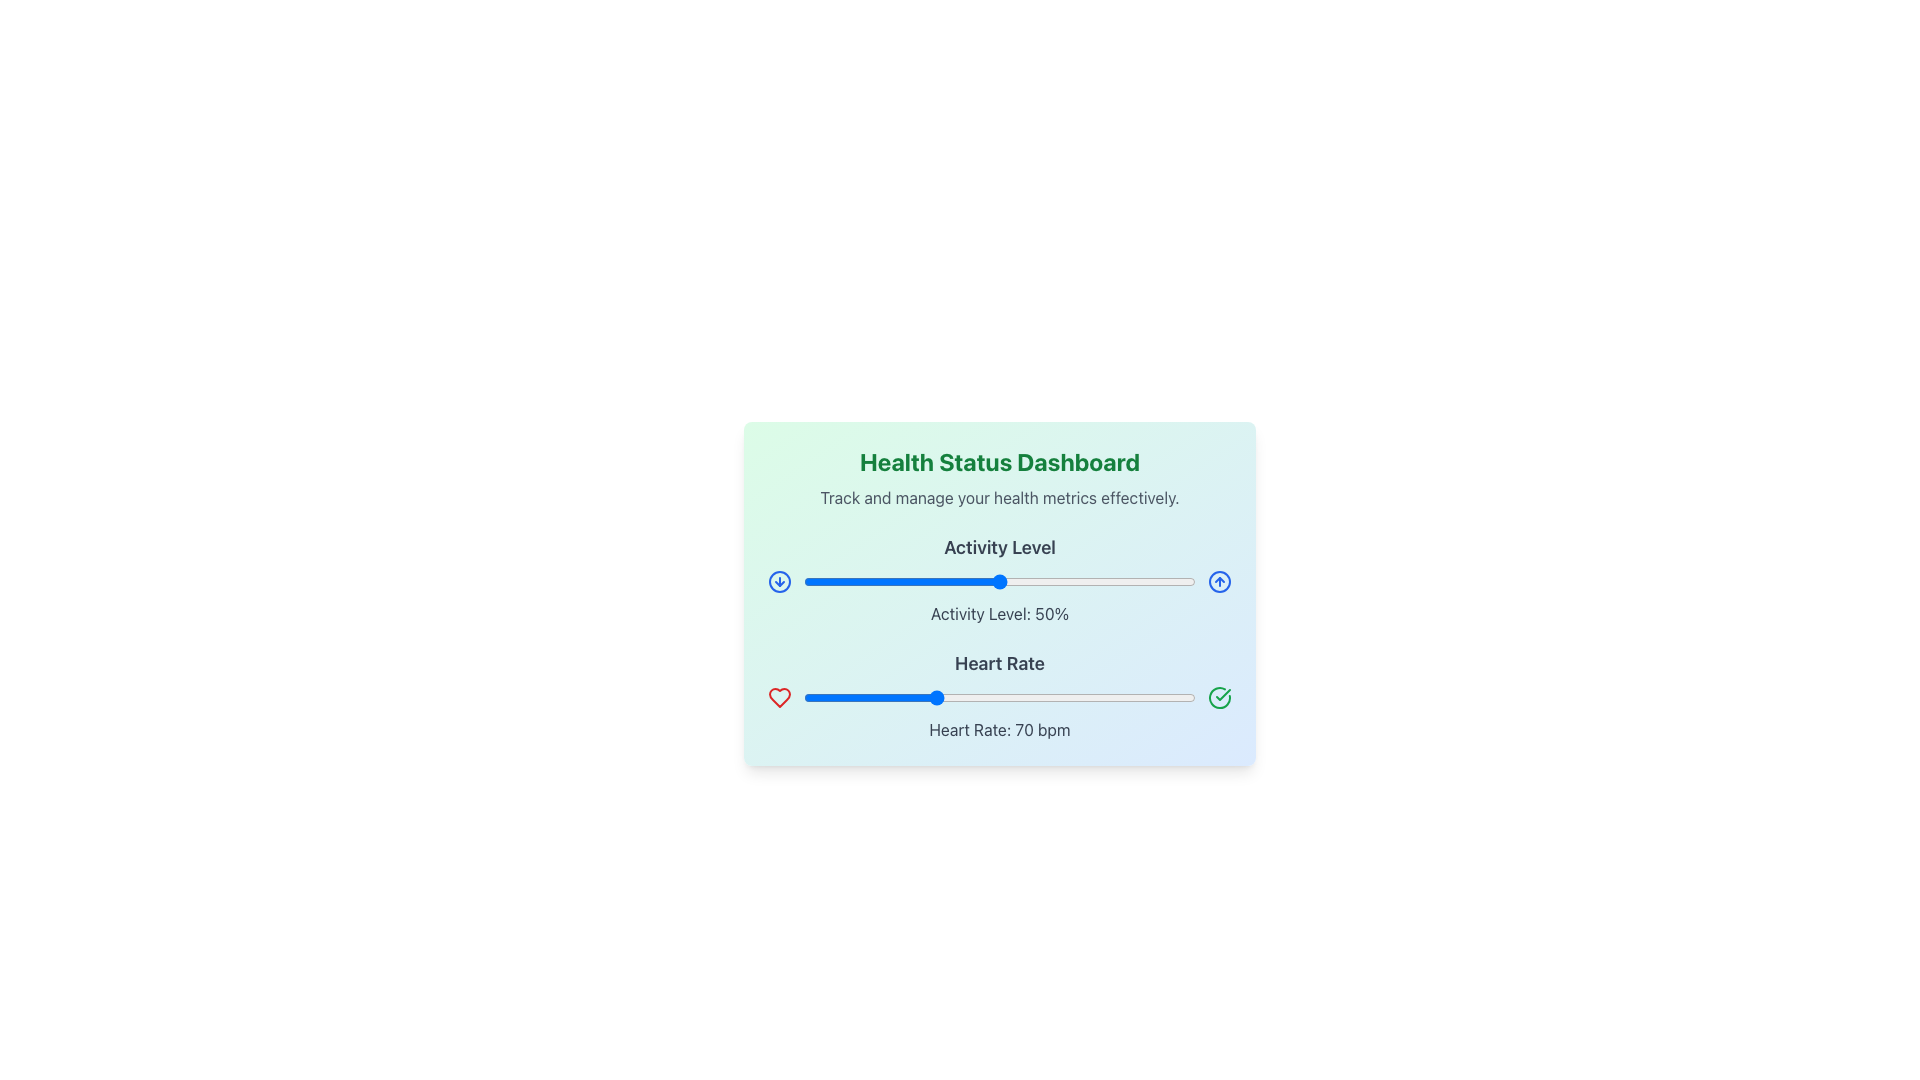 This screenshot has width=1920, height=1080. I want to click on the activity level, so click(972, 582).